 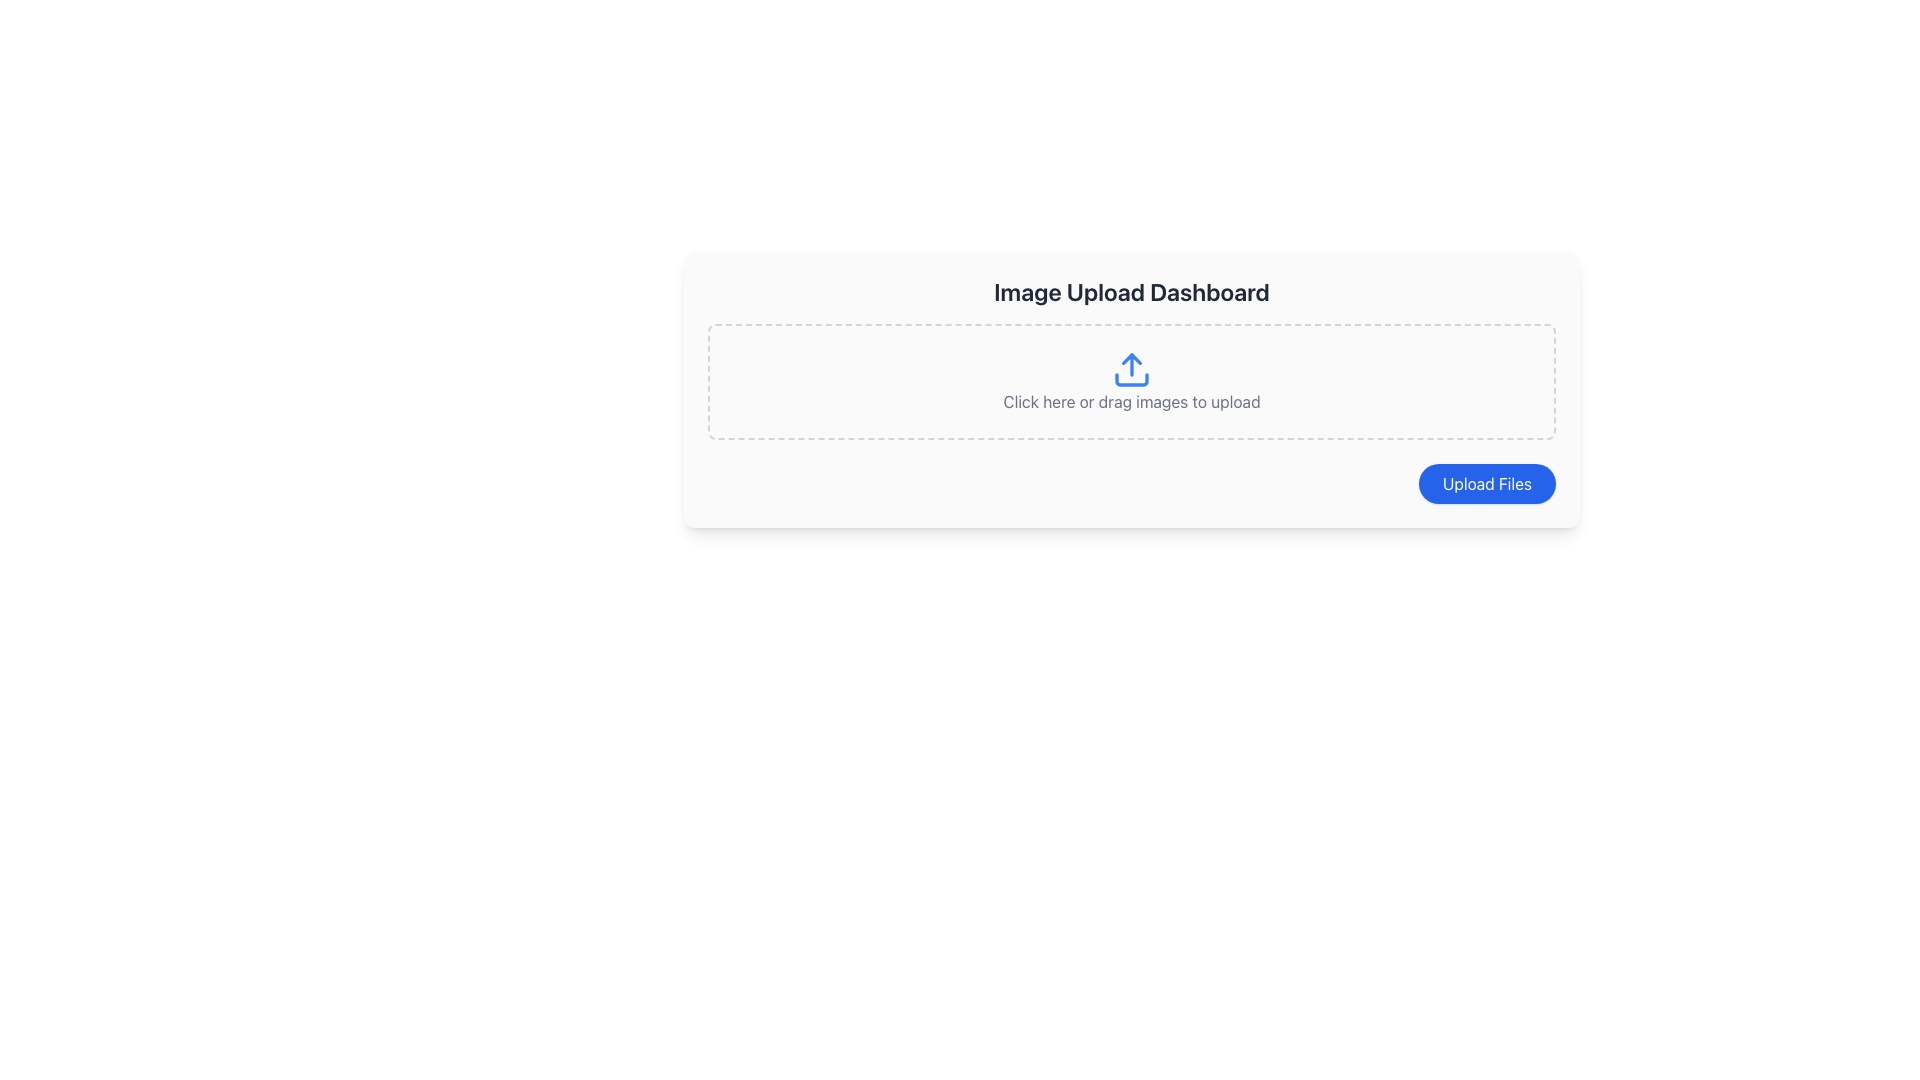 What do you see at coordinates (1132, 380) in the screenshot?
I see `the base line of the stylized upload icon, which is located centrally within the dashed border area labeled 'Click here or drag images to upload'` at bounding box center [1132, 380].